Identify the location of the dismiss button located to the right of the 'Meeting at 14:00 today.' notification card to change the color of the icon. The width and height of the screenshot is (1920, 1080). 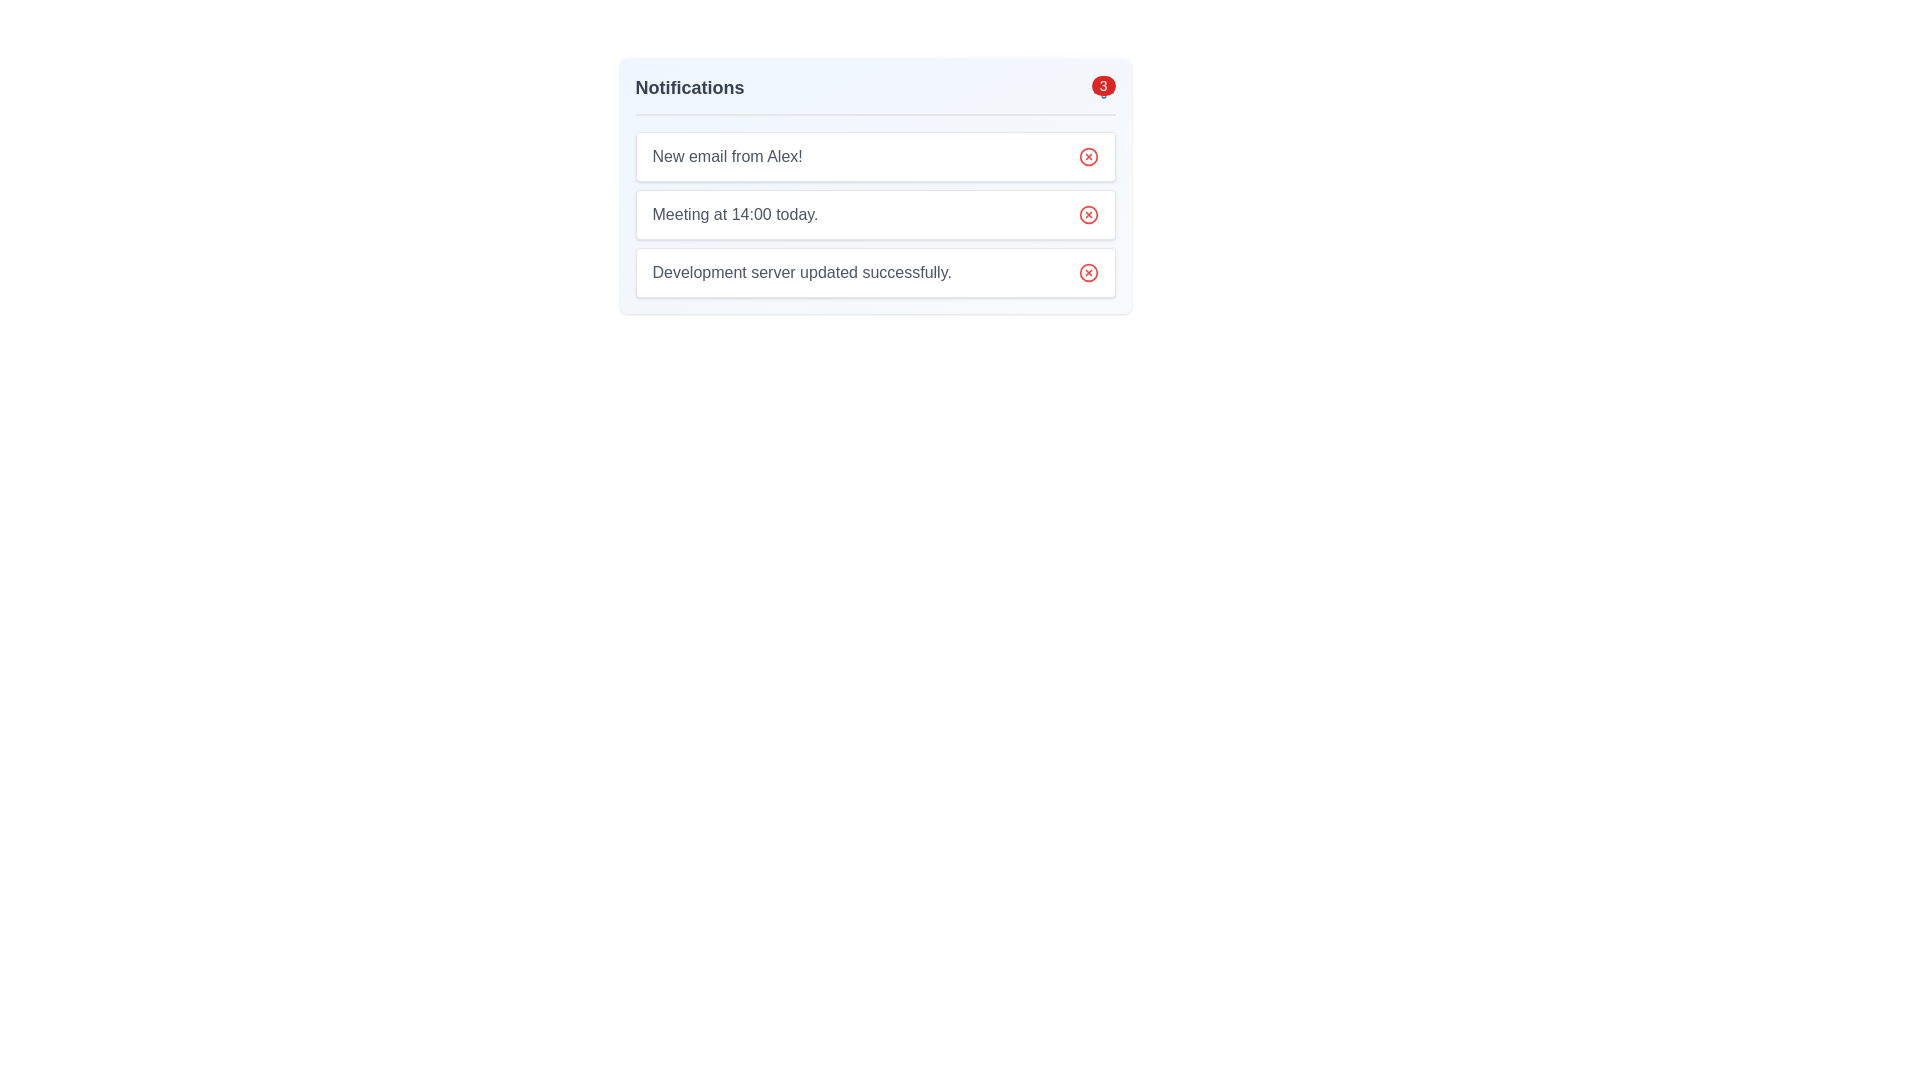
(1087, 215).